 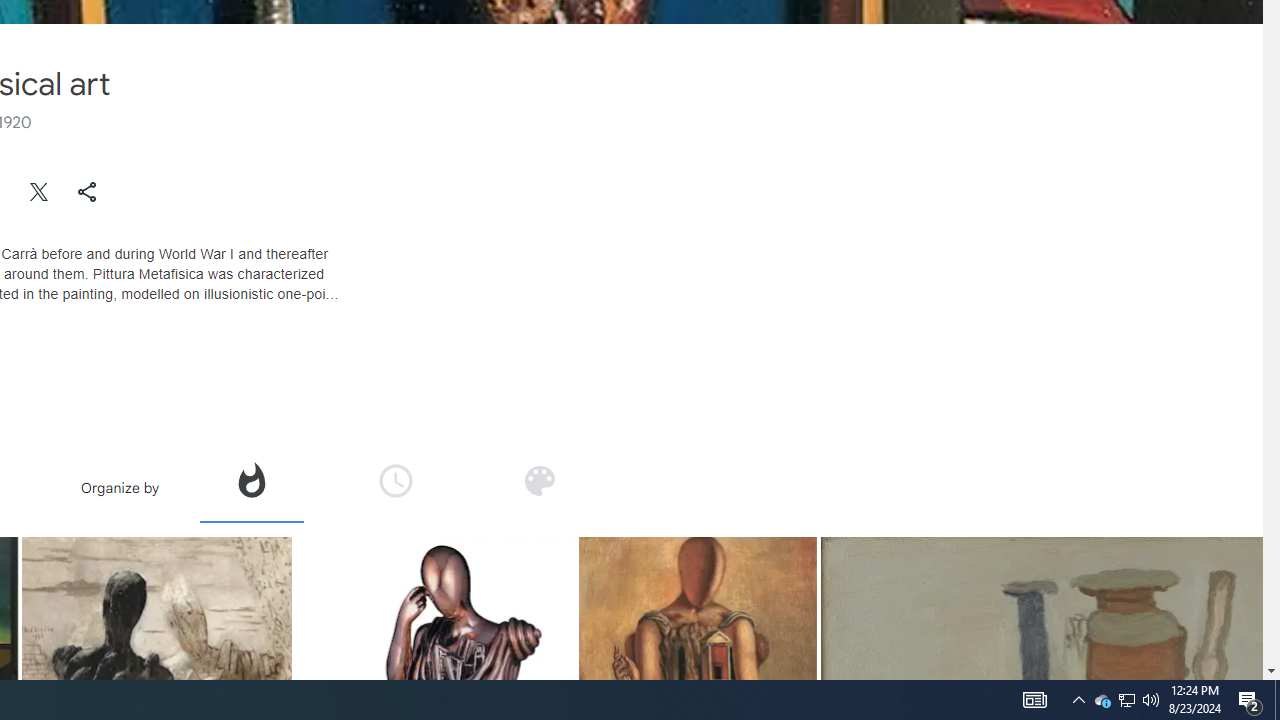 I want to click on 'Organize by time', so click(x=395, y=480).